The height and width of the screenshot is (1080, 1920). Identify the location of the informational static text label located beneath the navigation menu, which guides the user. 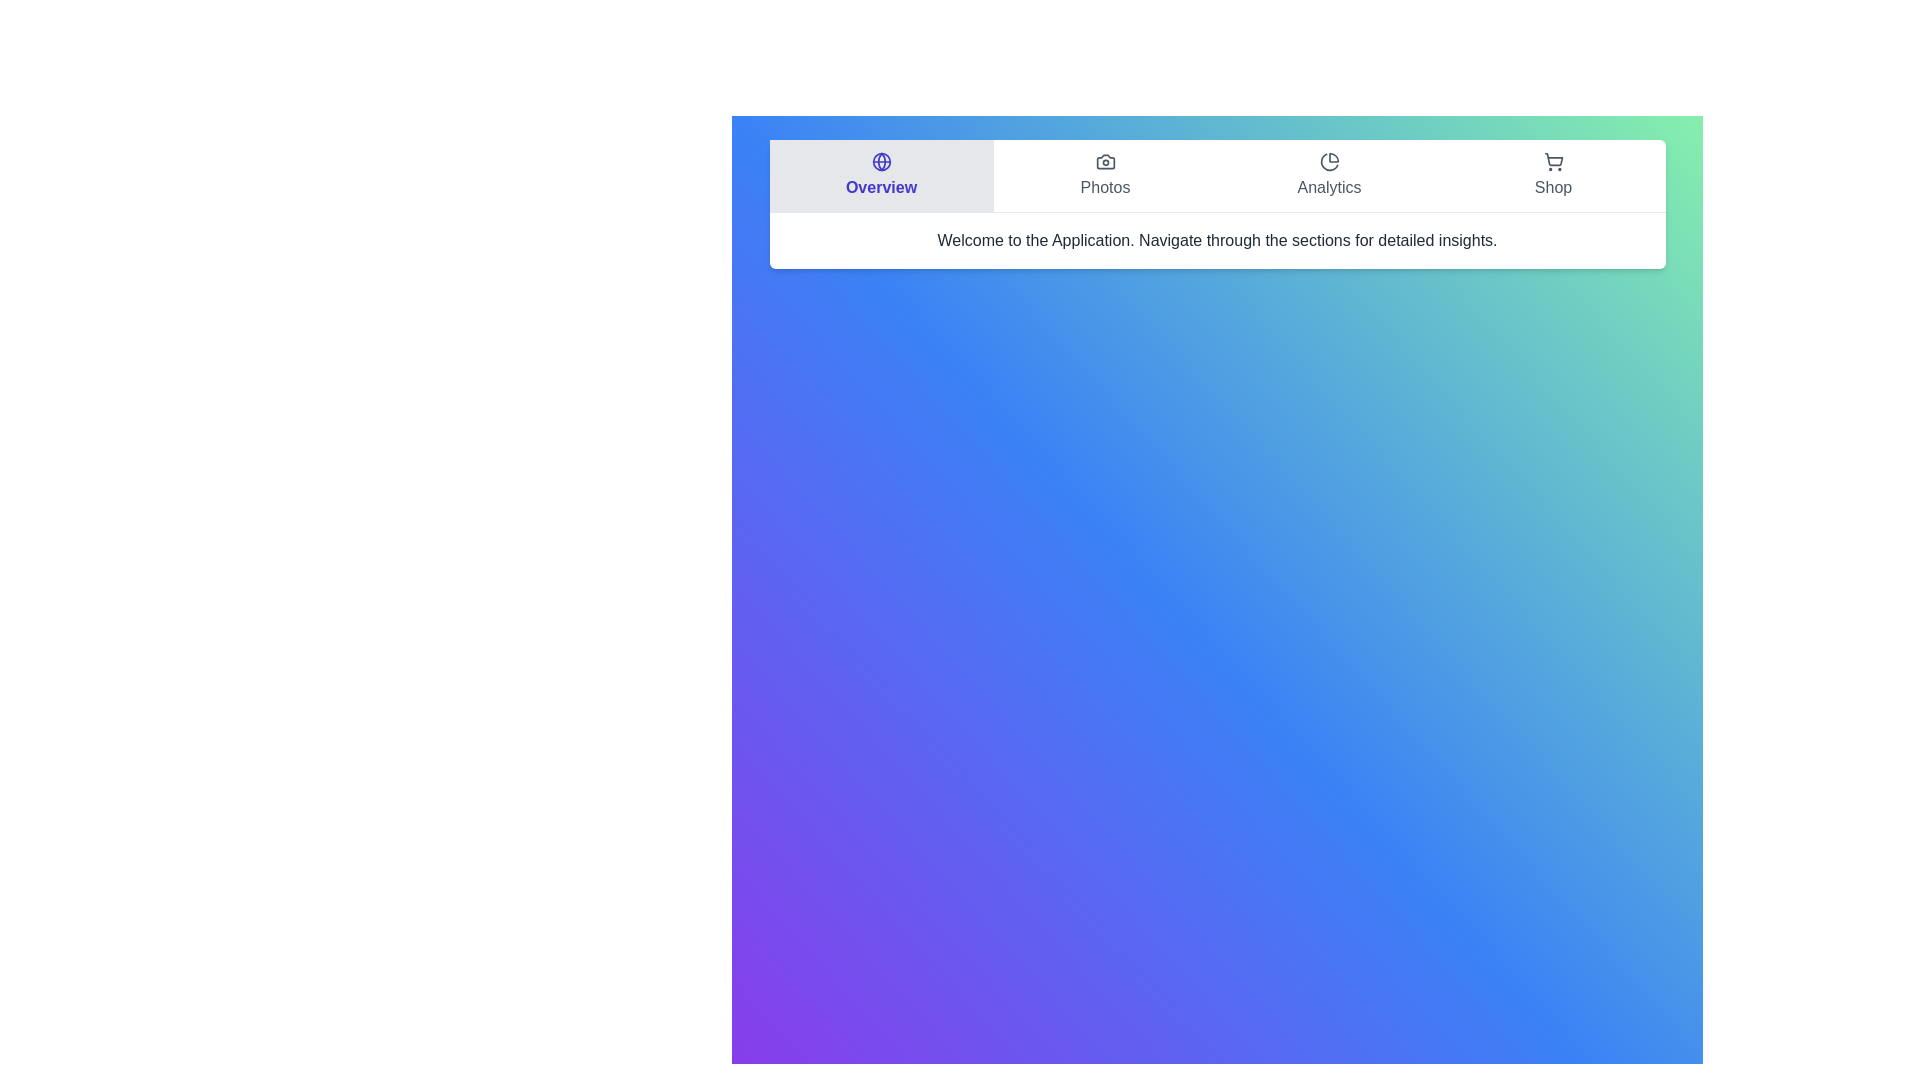
(1216, 239).